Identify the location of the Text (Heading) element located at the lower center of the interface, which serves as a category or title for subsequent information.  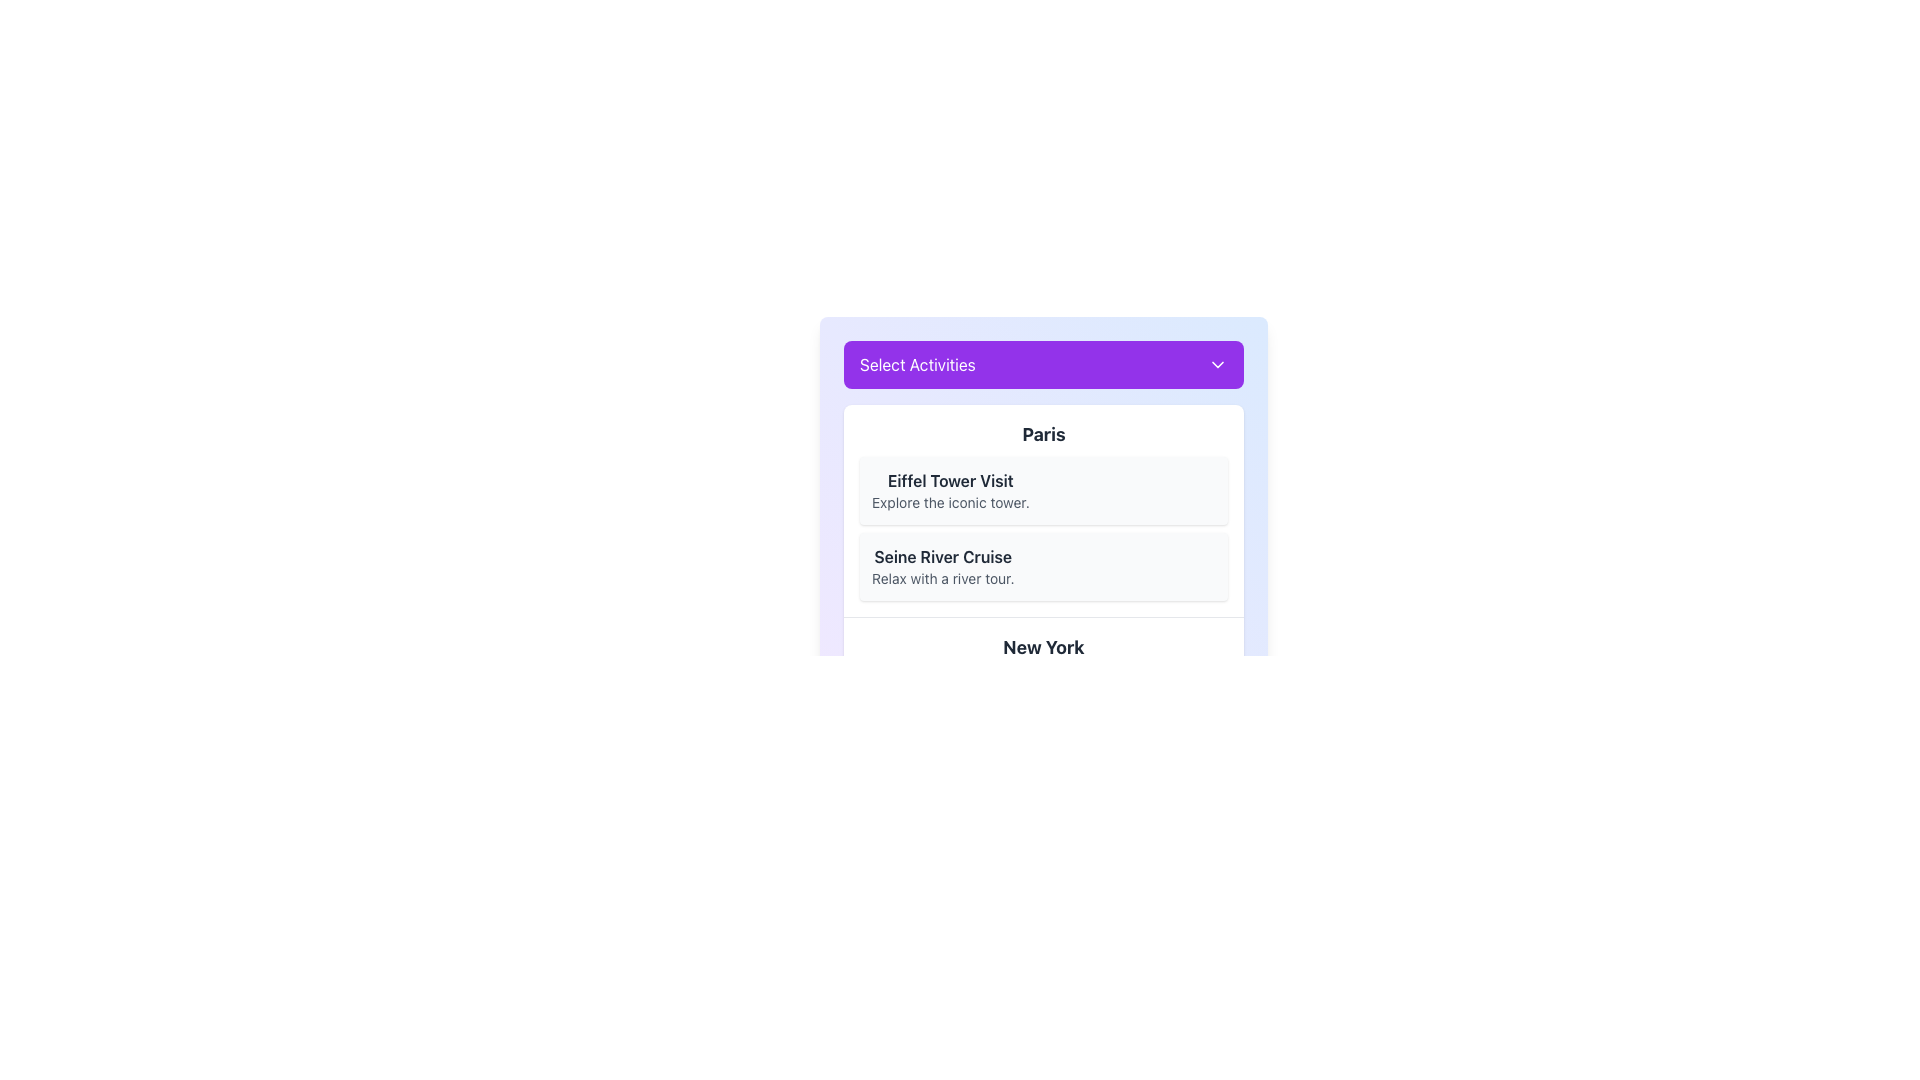
(1042, 648).